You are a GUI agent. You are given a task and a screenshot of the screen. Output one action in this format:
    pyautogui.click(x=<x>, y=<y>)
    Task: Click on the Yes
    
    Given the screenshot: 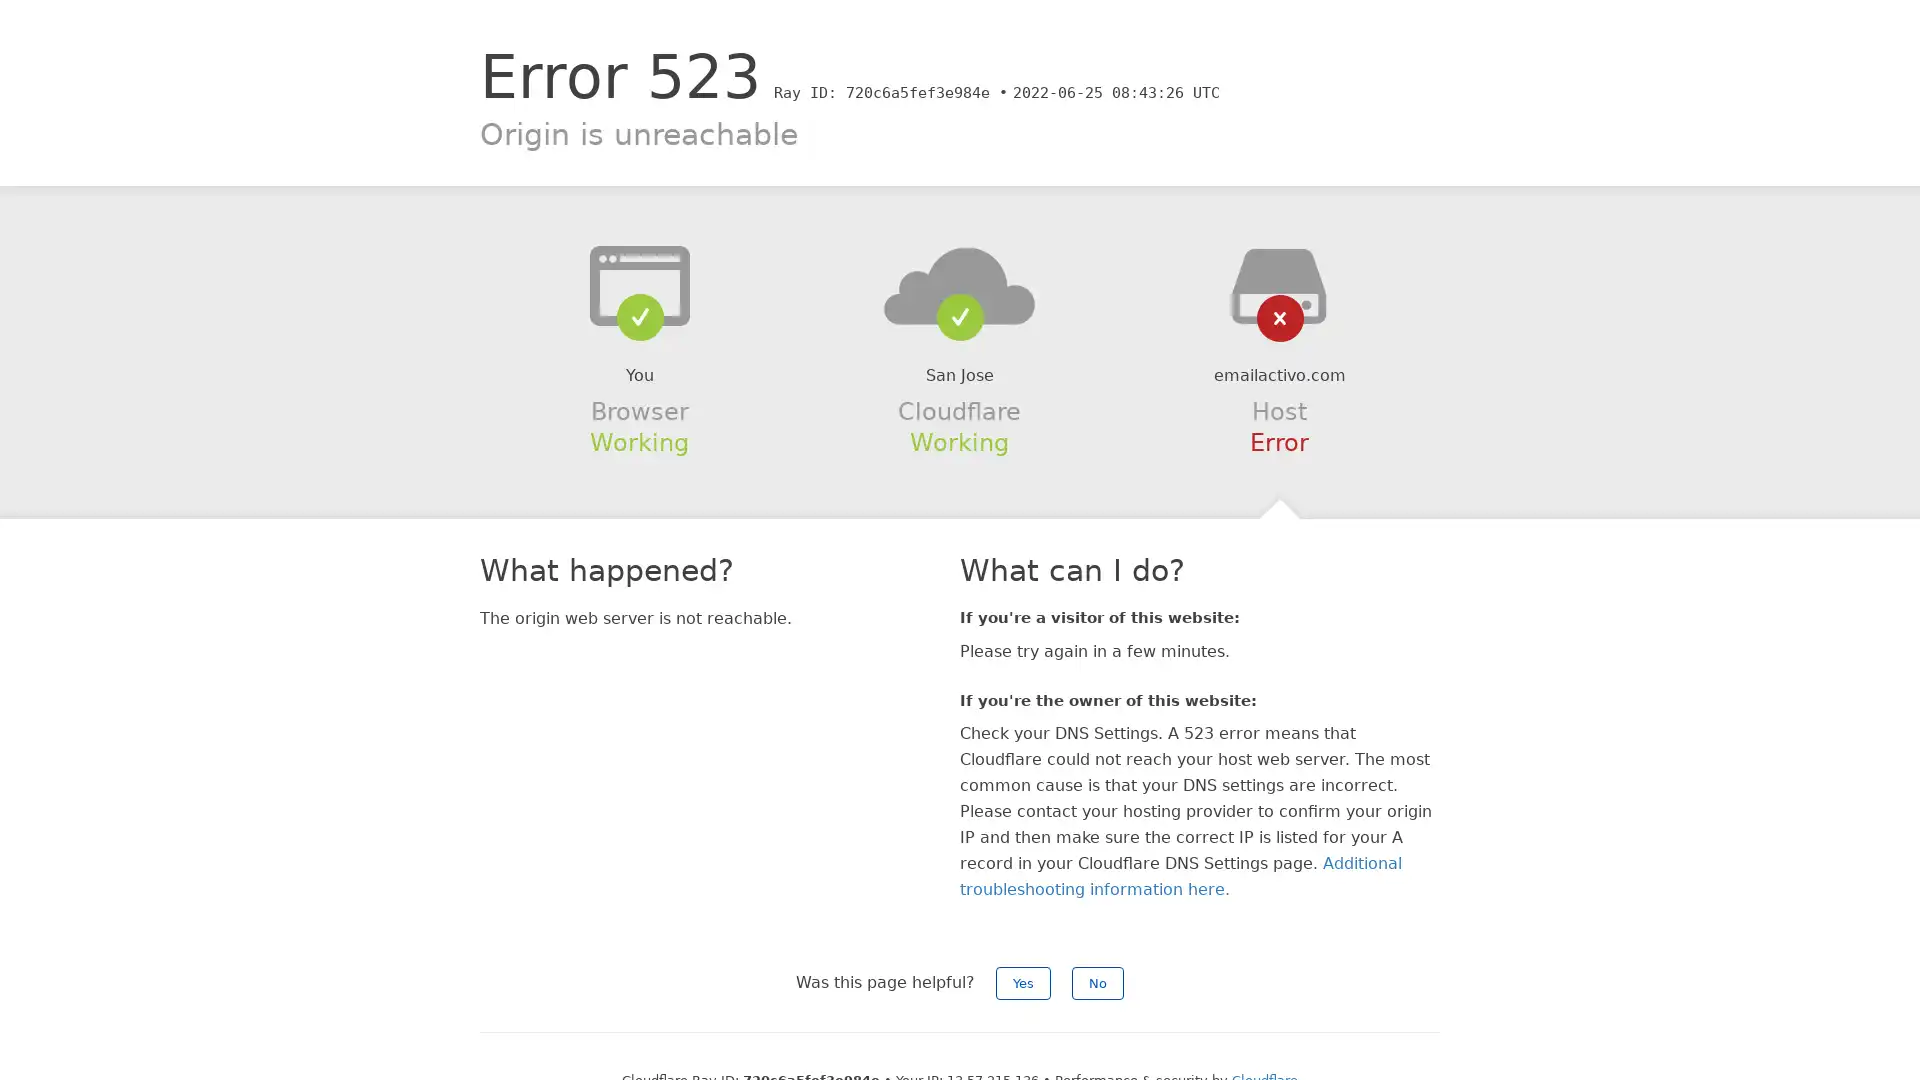 What is the action you would take?
    pyautogui.click(x=1023, y=982)
    